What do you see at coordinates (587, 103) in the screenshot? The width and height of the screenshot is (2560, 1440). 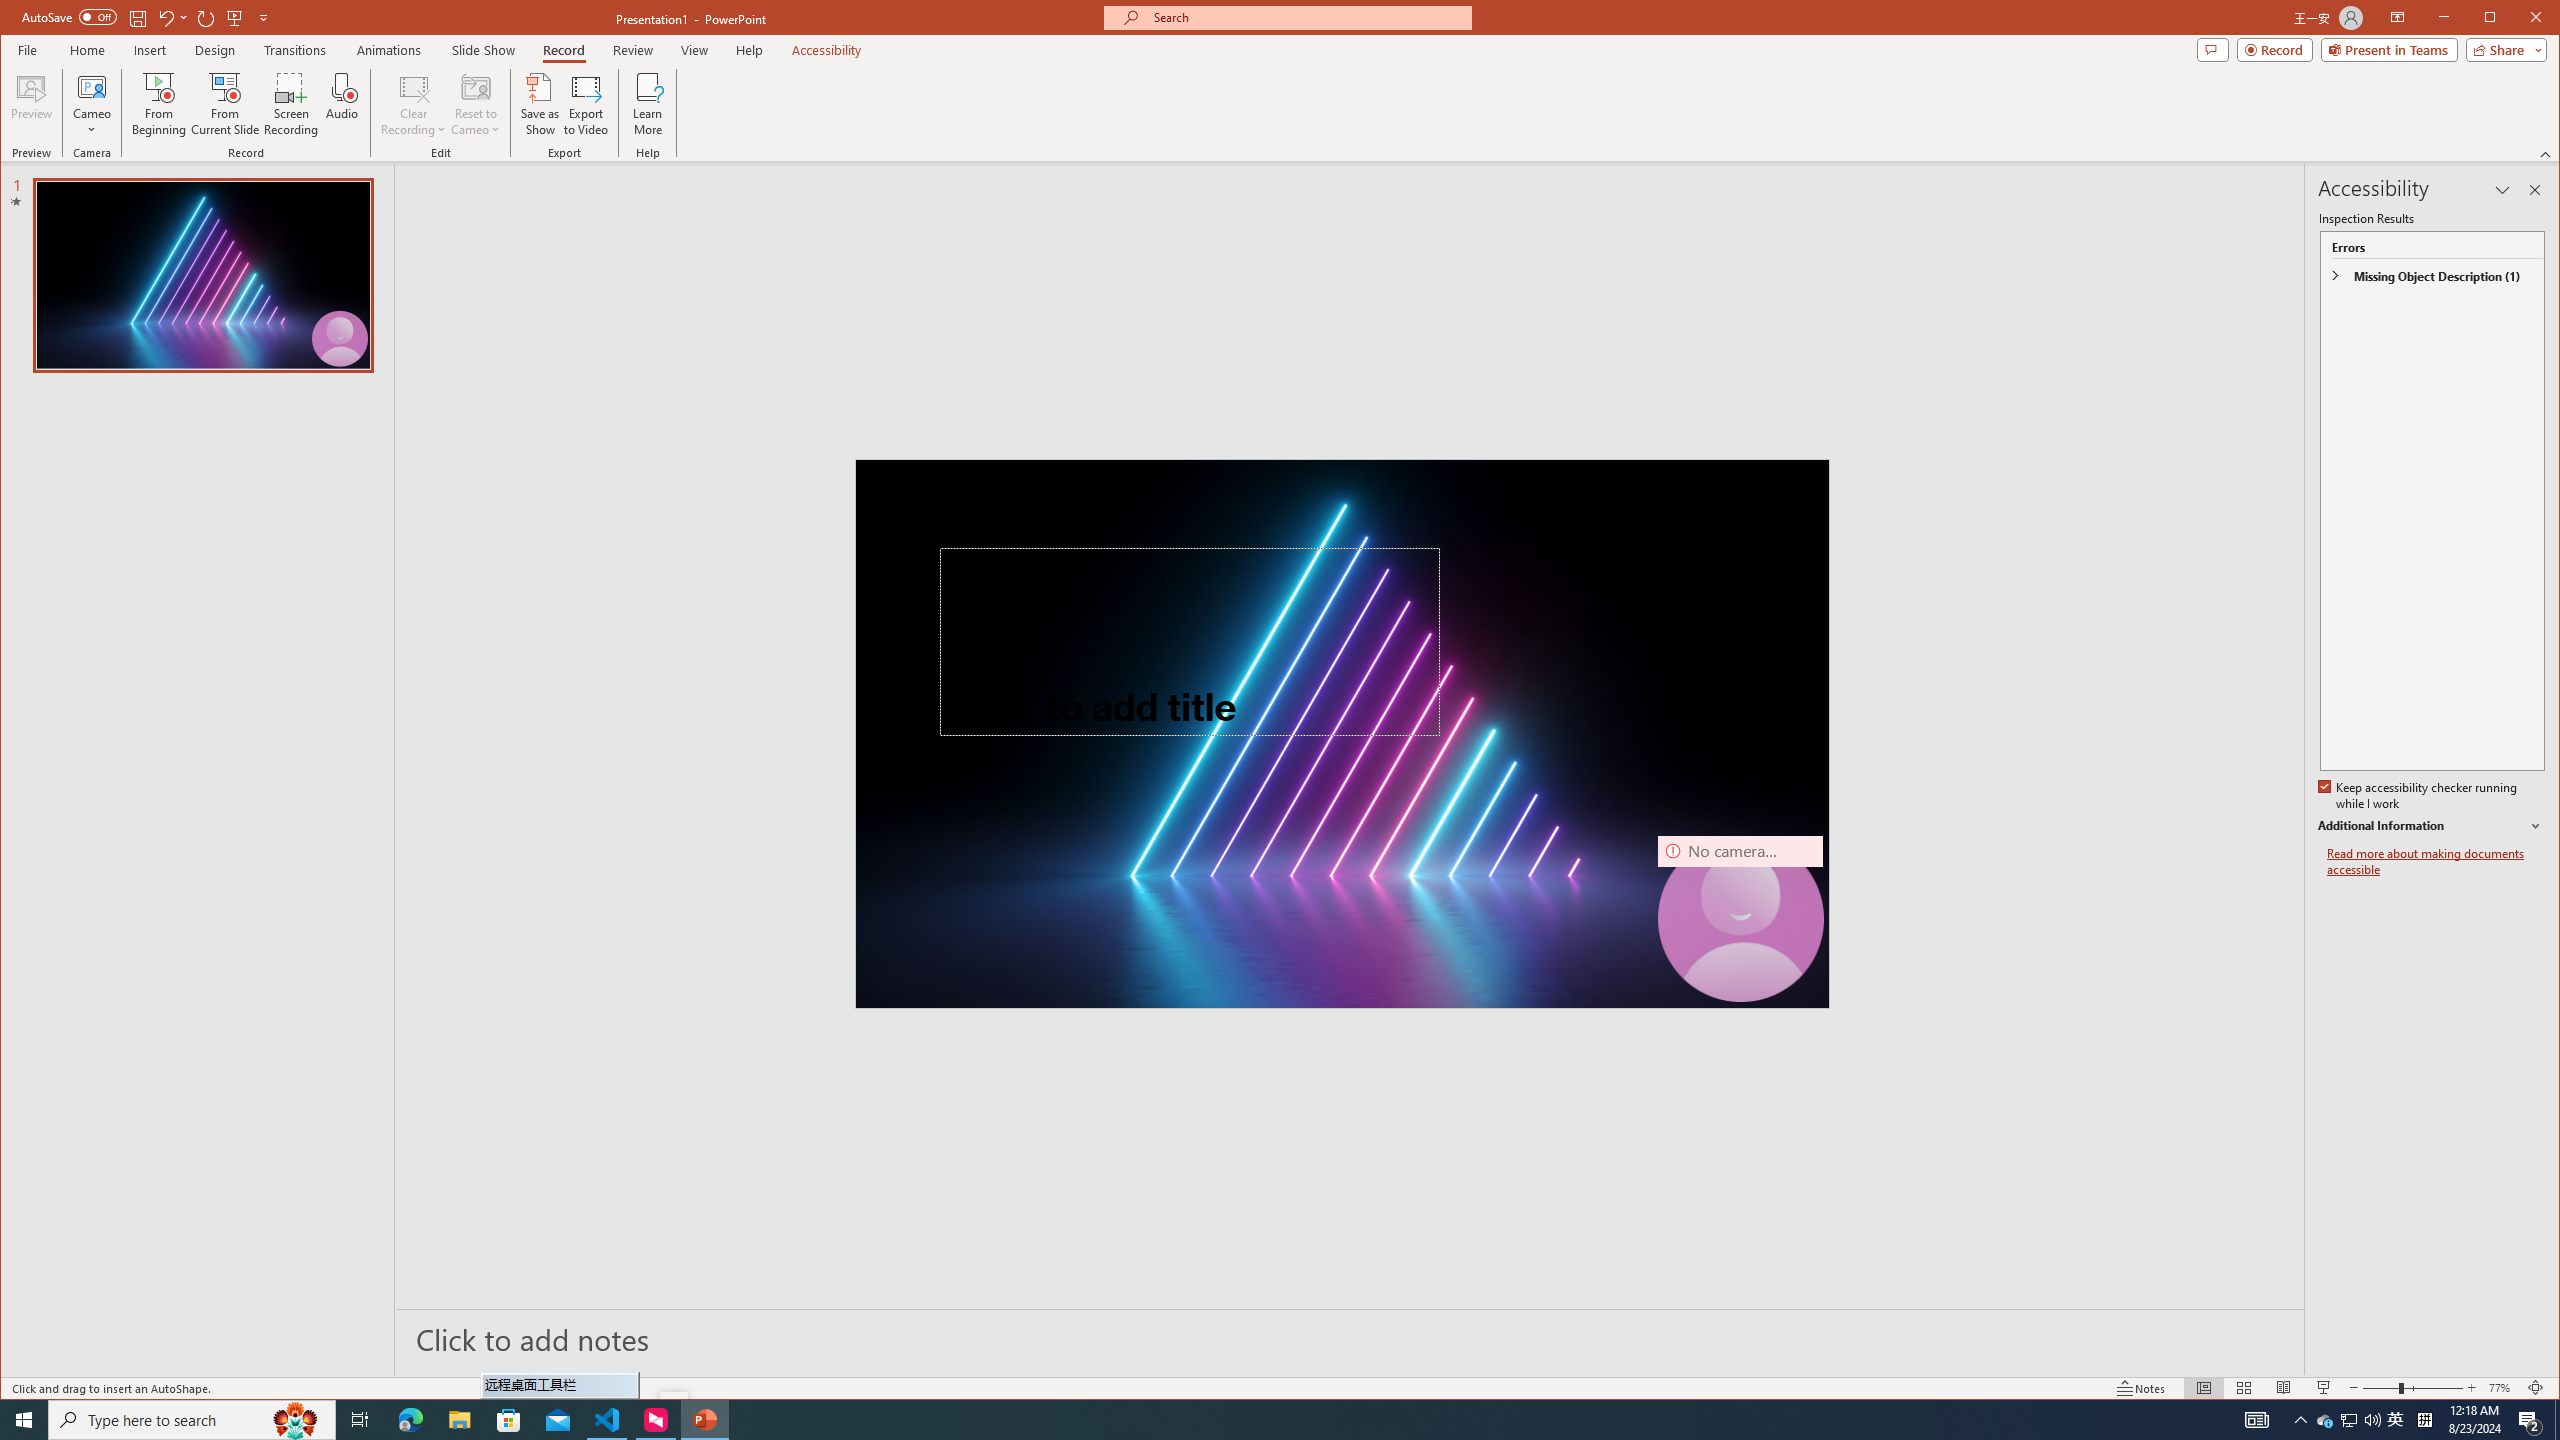 I see `'Export to Video'` at bounding box center [587, 103].